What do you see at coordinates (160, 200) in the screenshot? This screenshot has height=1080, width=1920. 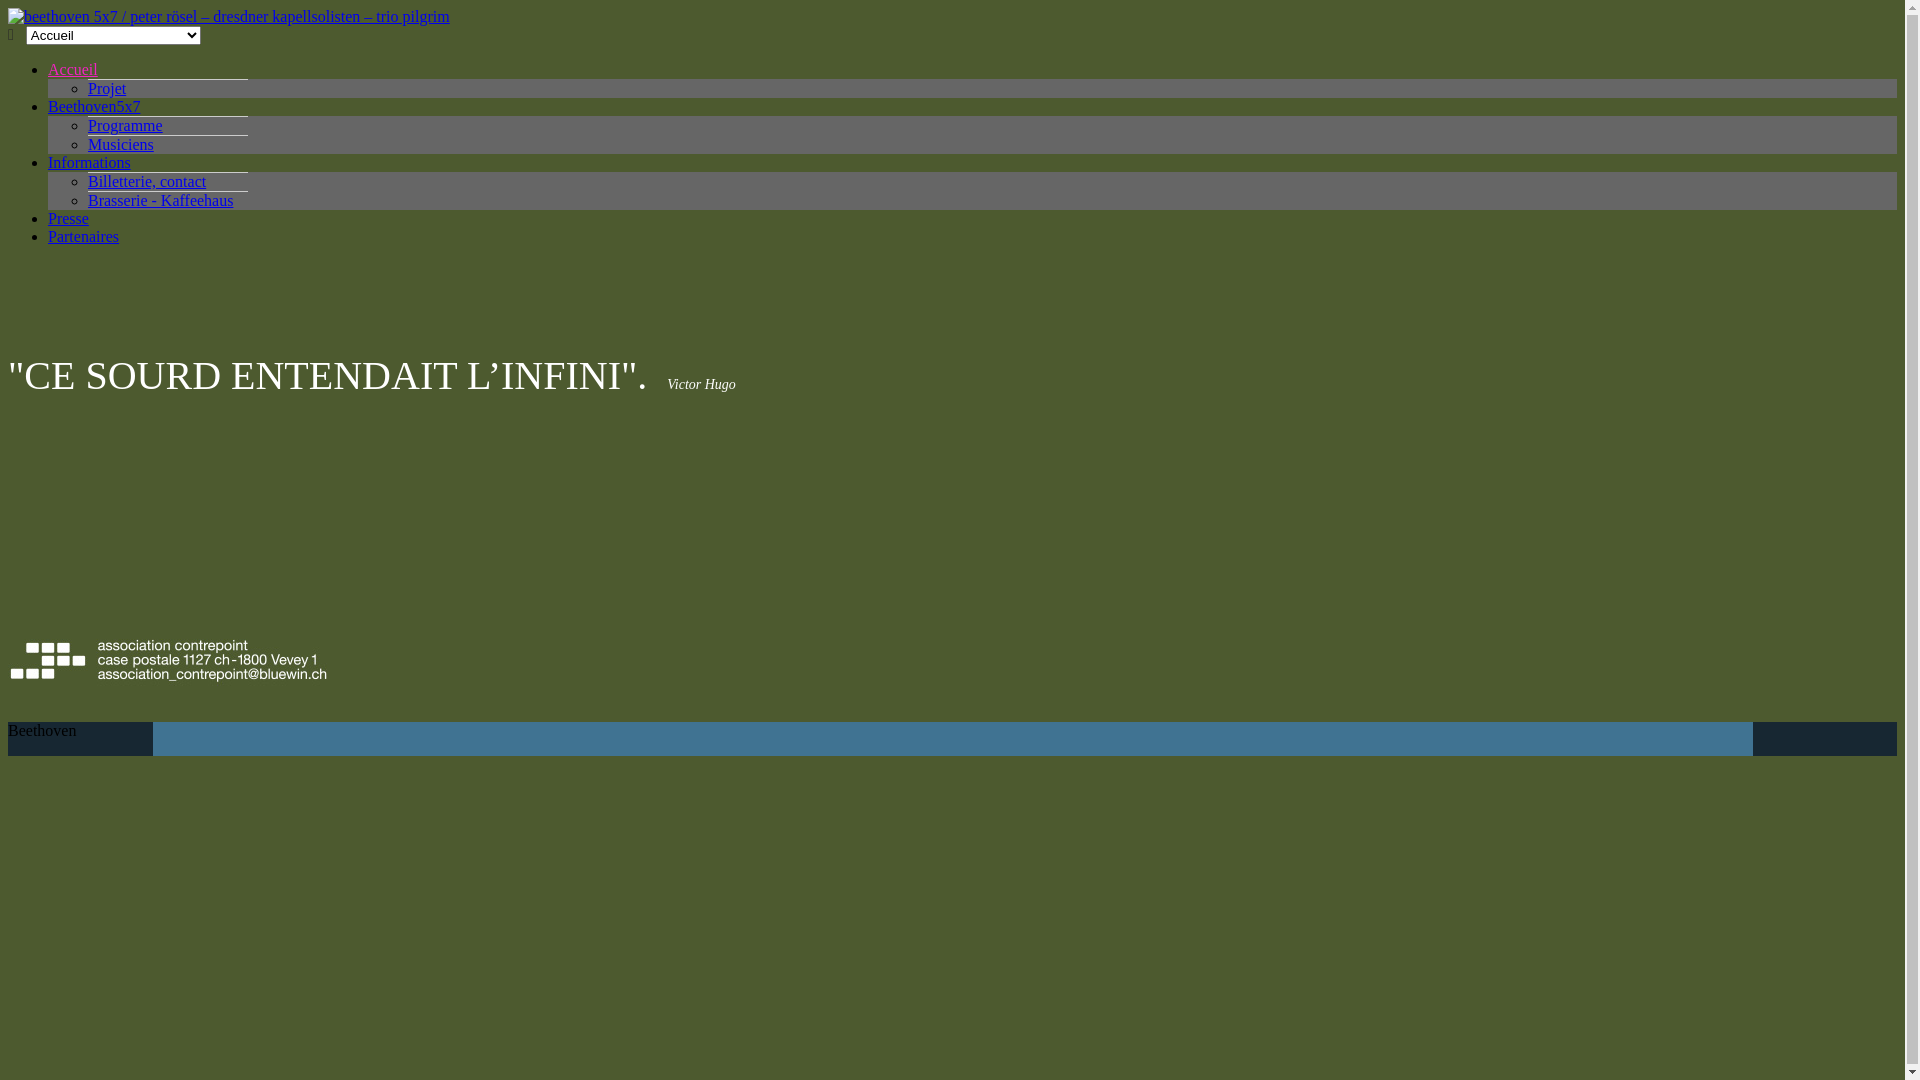 I see `'Brasserie - Kaffeehaus'` at bounding box center [160, 200].